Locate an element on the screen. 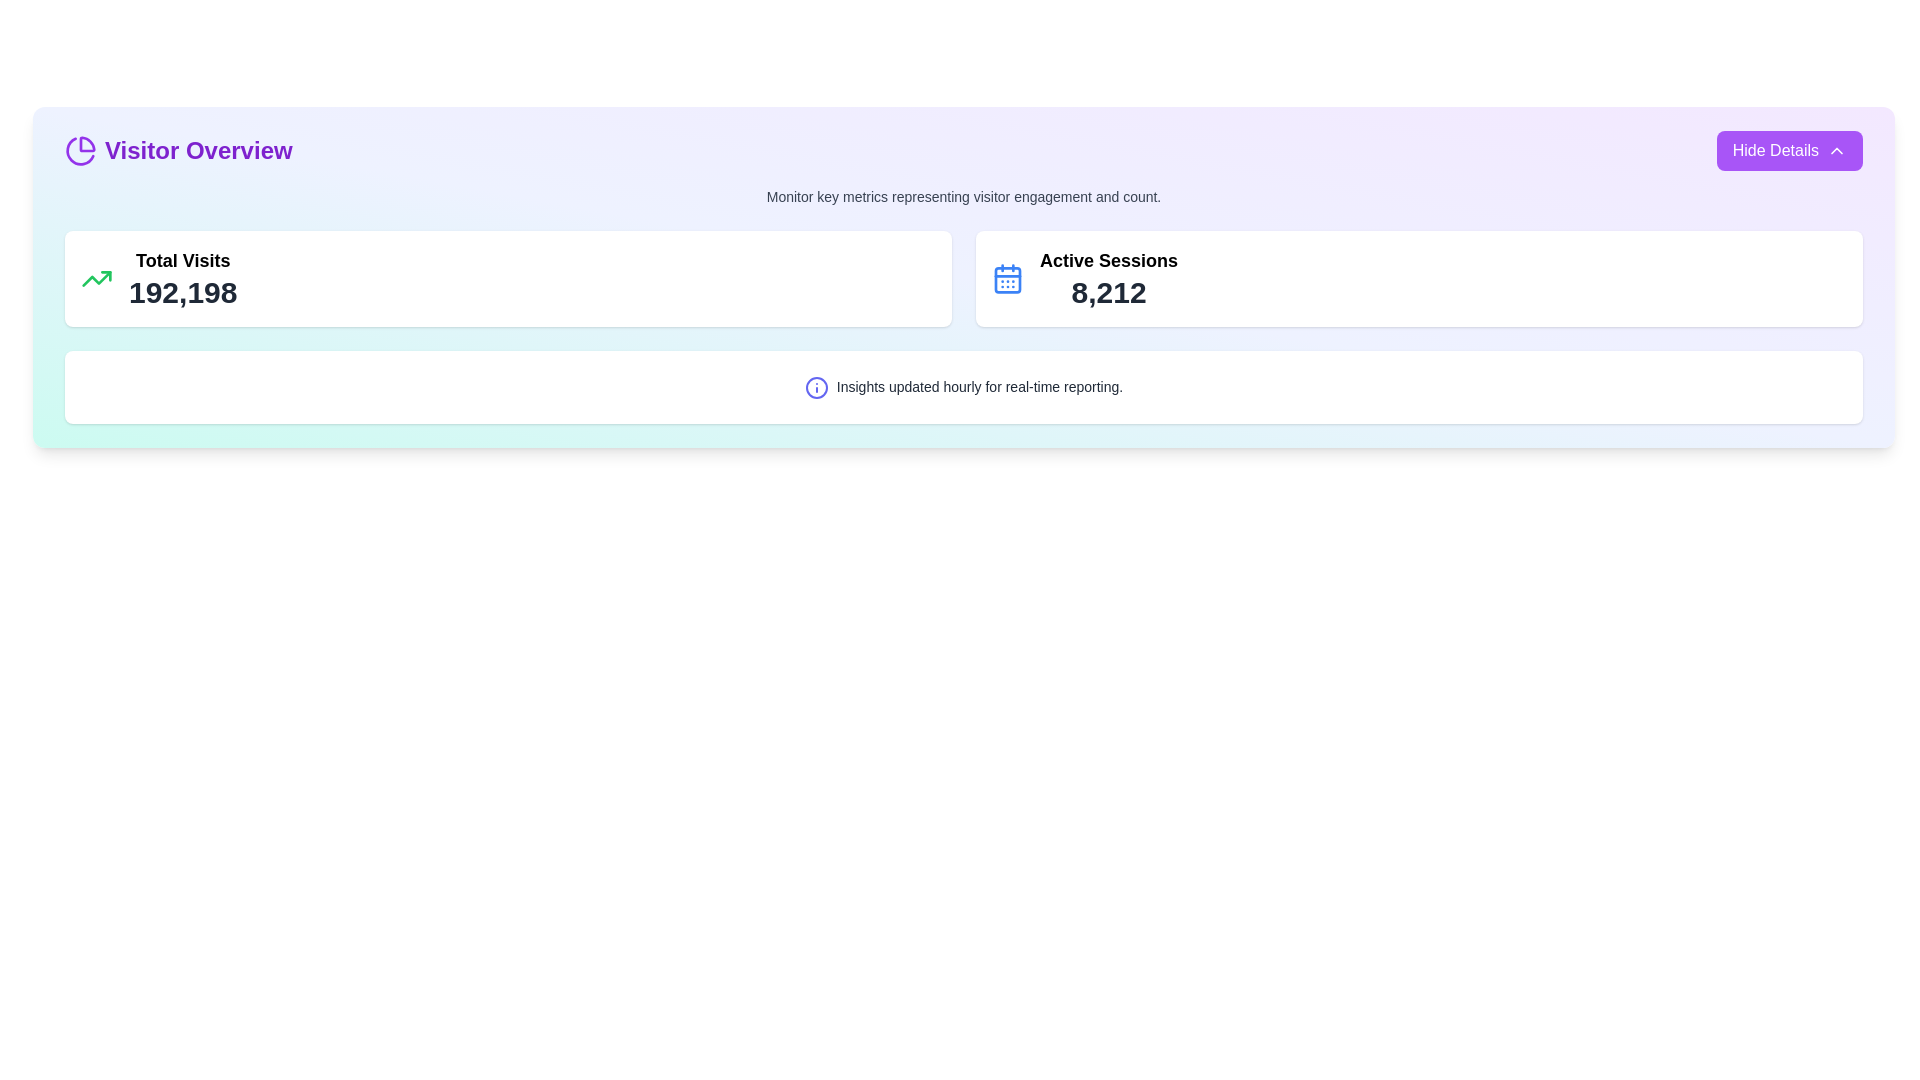  static text that states 'Monitor key metrics representing visitor engagement and count.' which is displayed in gray color below the header 'Visitor Overview' is located at coordinates (964, 189).